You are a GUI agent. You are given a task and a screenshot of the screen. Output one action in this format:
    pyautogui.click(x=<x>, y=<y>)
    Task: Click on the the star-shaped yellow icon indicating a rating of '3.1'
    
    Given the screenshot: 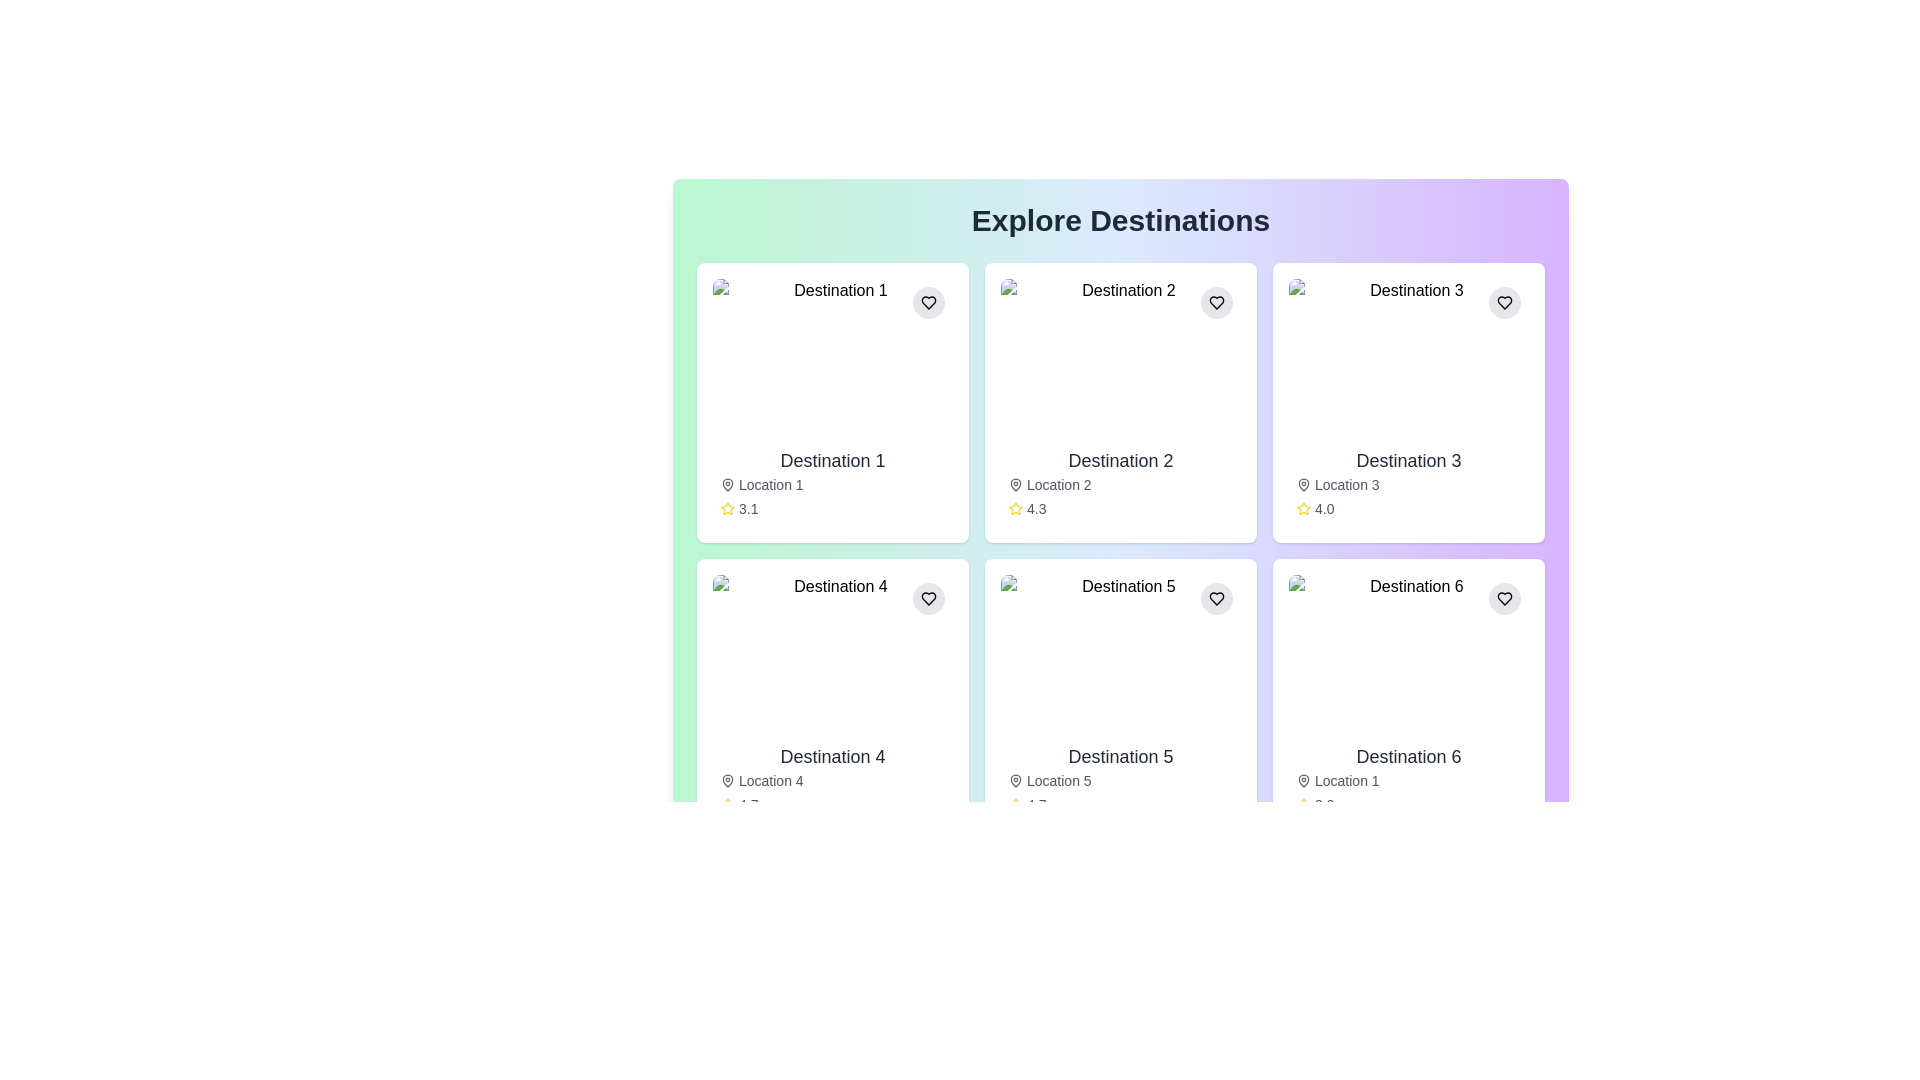 What is the action you would take?
    pyautogui.click(x=727, y=508)
    